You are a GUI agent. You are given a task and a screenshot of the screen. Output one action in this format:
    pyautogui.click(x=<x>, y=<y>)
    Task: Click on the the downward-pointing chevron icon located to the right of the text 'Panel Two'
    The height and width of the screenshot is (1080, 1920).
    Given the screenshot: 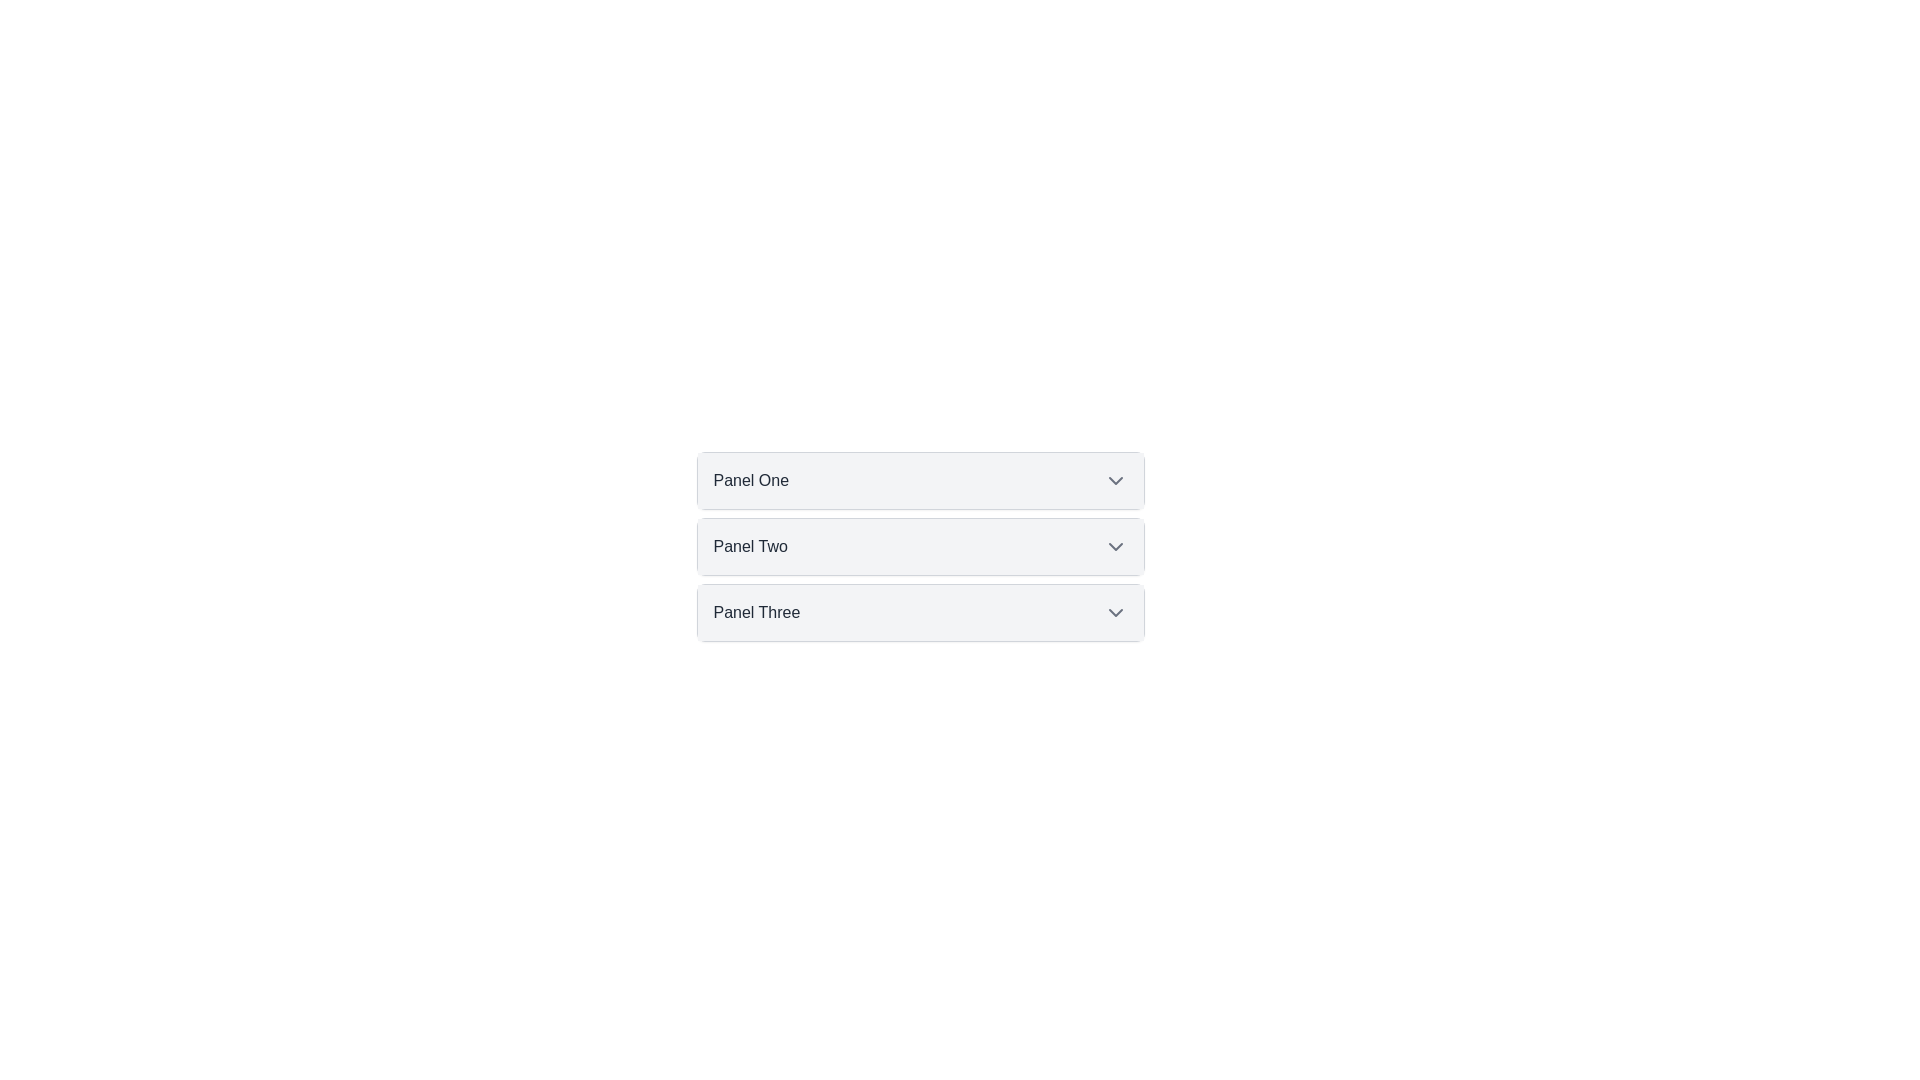 What is the action you would take?
    pyautogui.click(x=1114, y=547)
    